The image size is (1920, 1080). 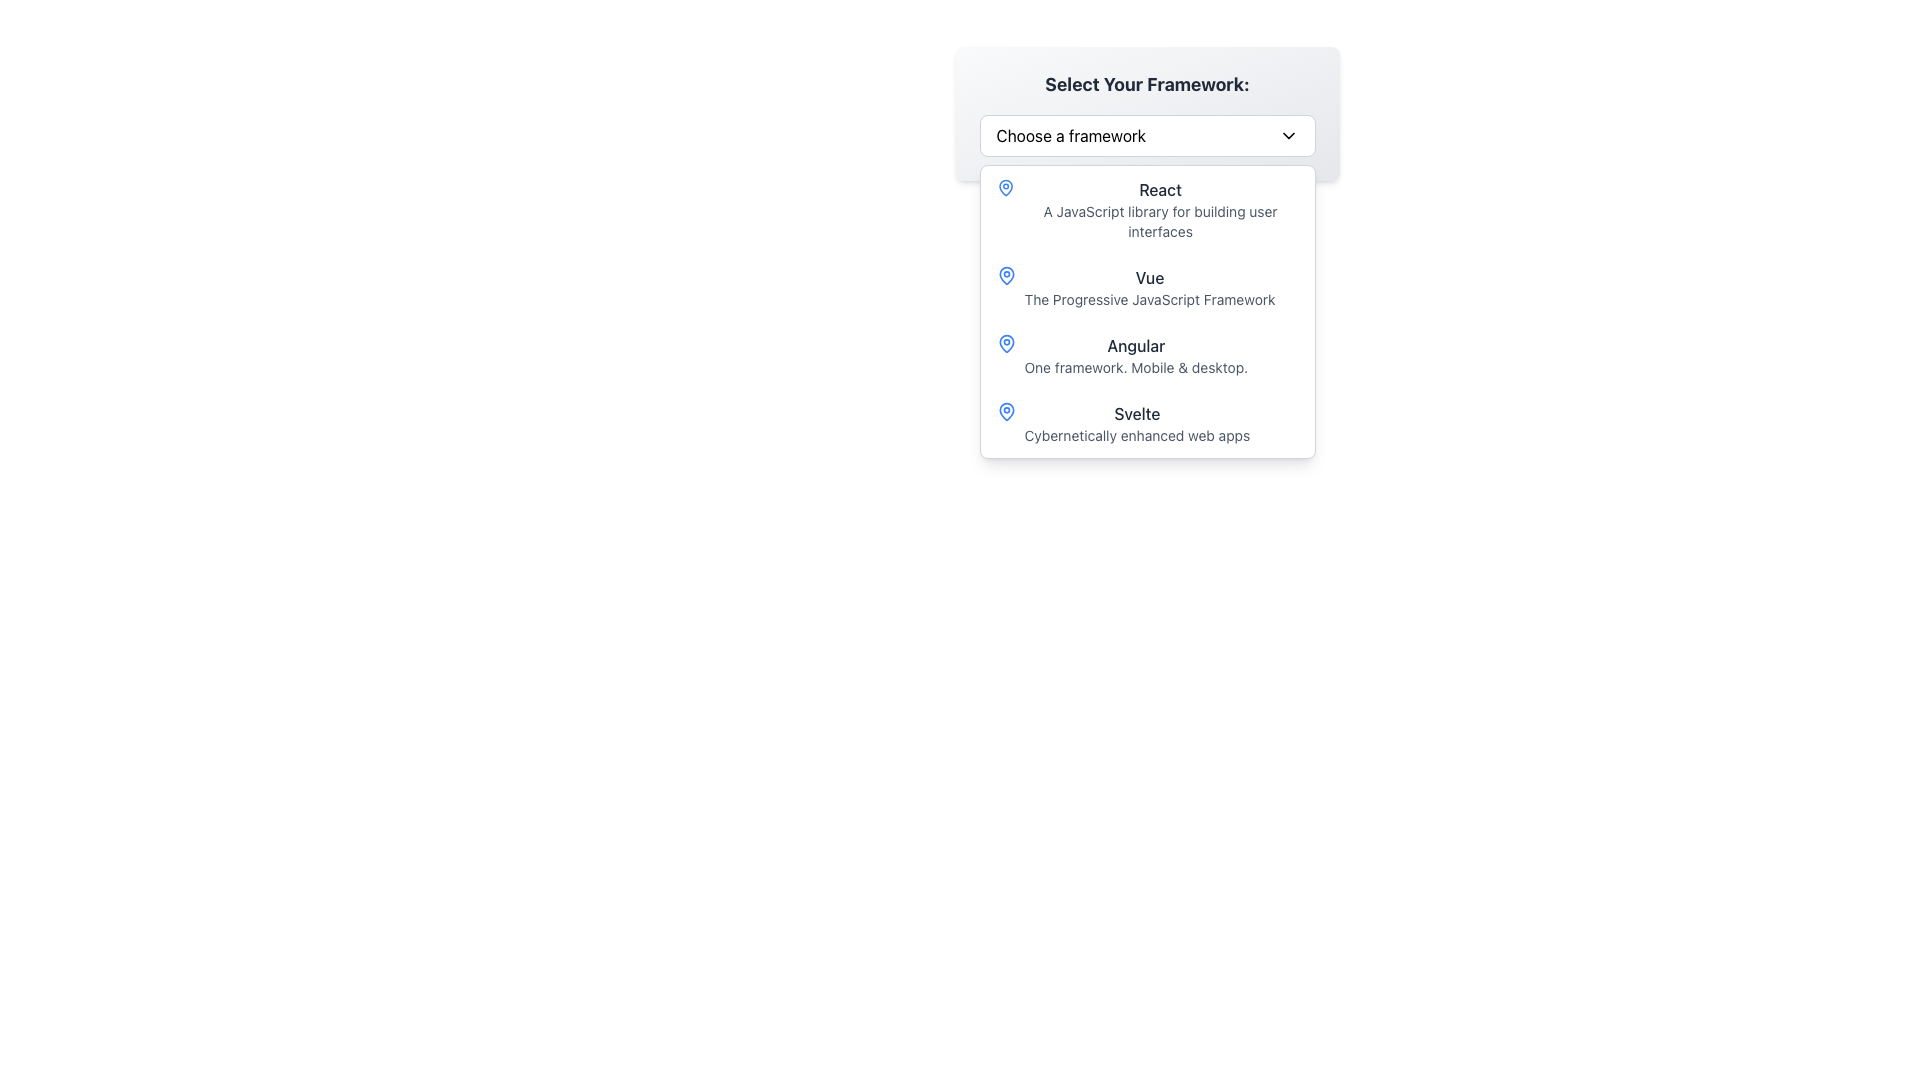 What do you see at coordinates (1147, 312) in the screenshot?
I see `the Dropdown Menu below the 'Choose a framework' button` at bounding box center [1147, 312].